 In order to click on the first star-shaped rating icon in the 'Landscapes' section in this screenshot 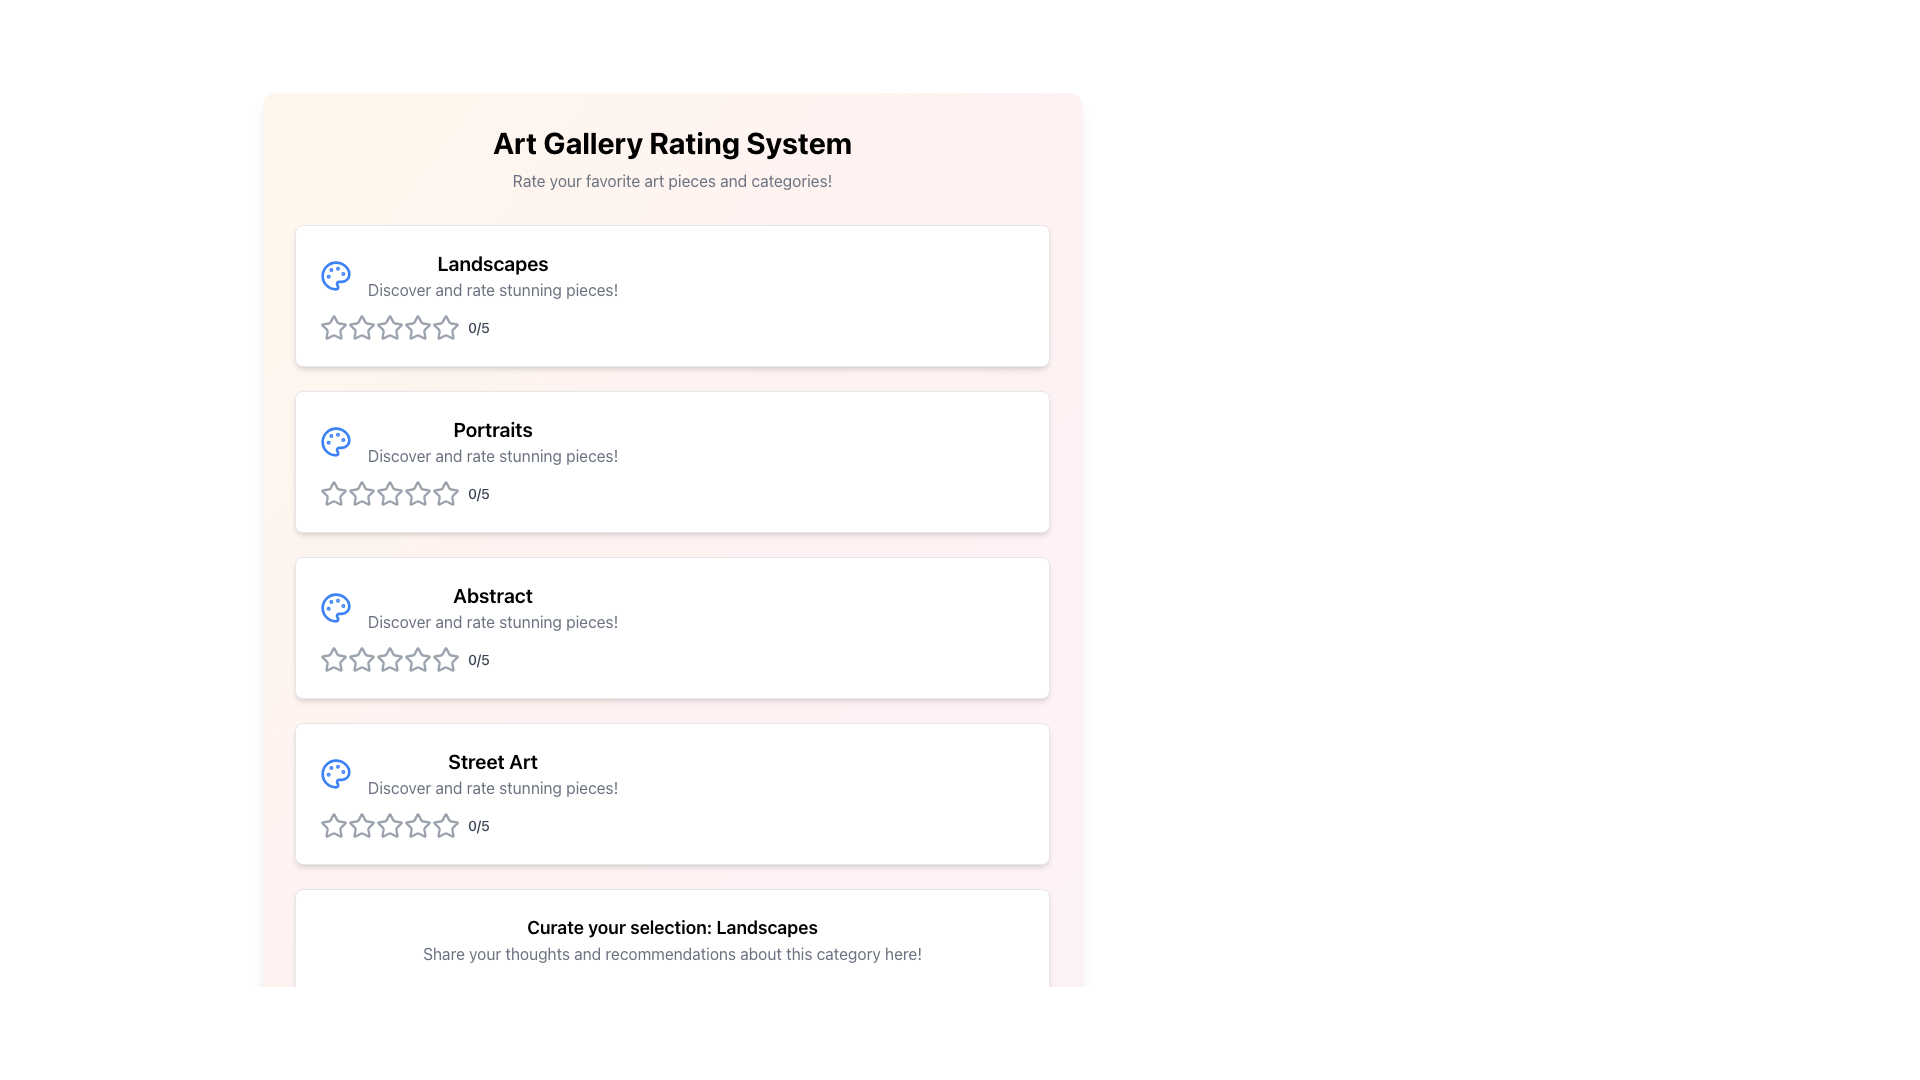, I will do `click(334, 326)`.